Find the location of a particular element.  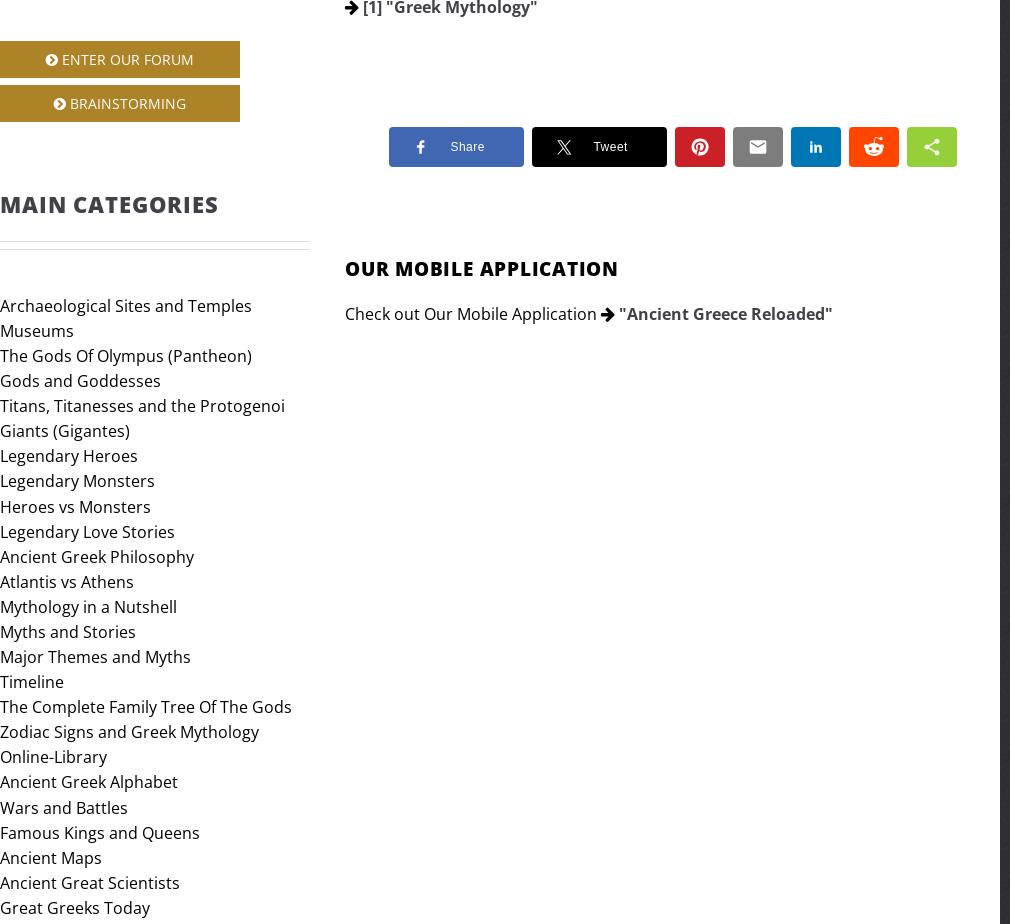

'Brainstorming' is located at coordinates (125, 102).